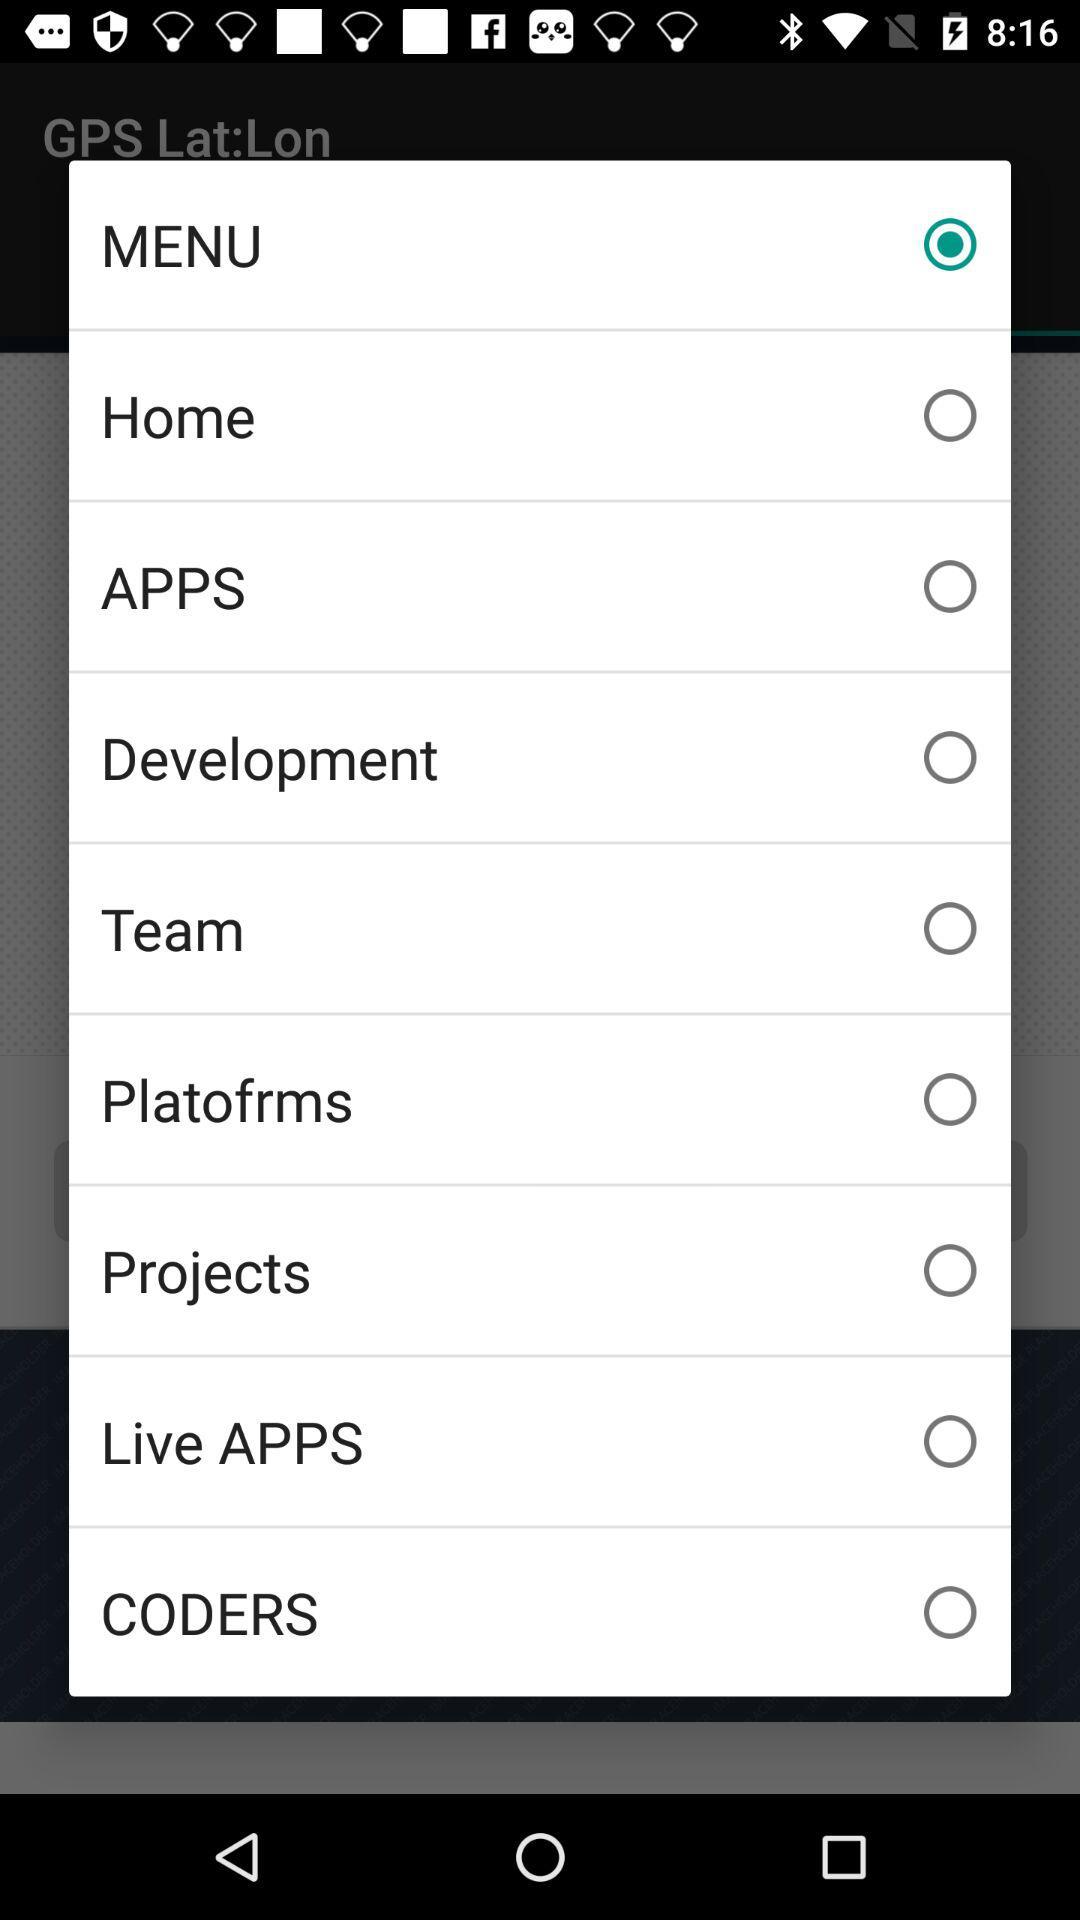 The width and height of the screenshot is (1080, 1920). What do you see at coordinates (540, 243) in the screenshot?
I see `the item above the home item` at bounding box center [540, 243].